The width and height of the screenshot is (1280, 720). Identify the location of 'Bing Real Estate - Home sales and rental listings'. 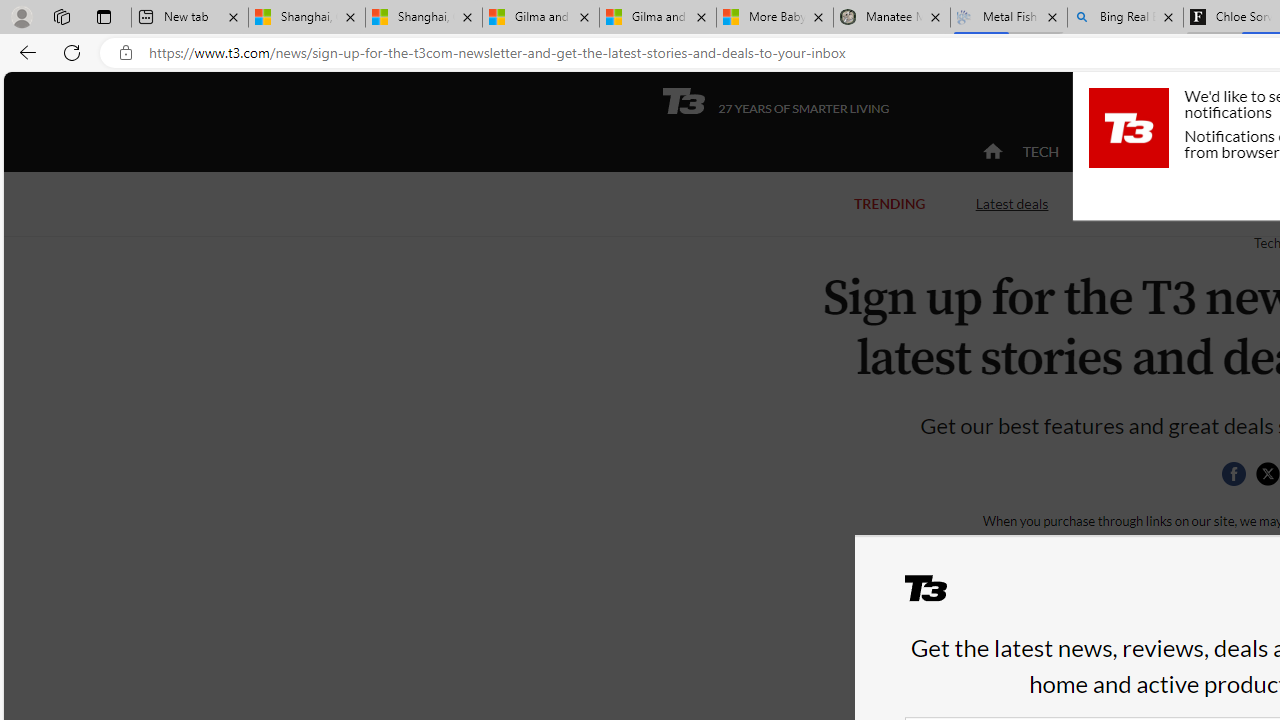
(1125, 17).